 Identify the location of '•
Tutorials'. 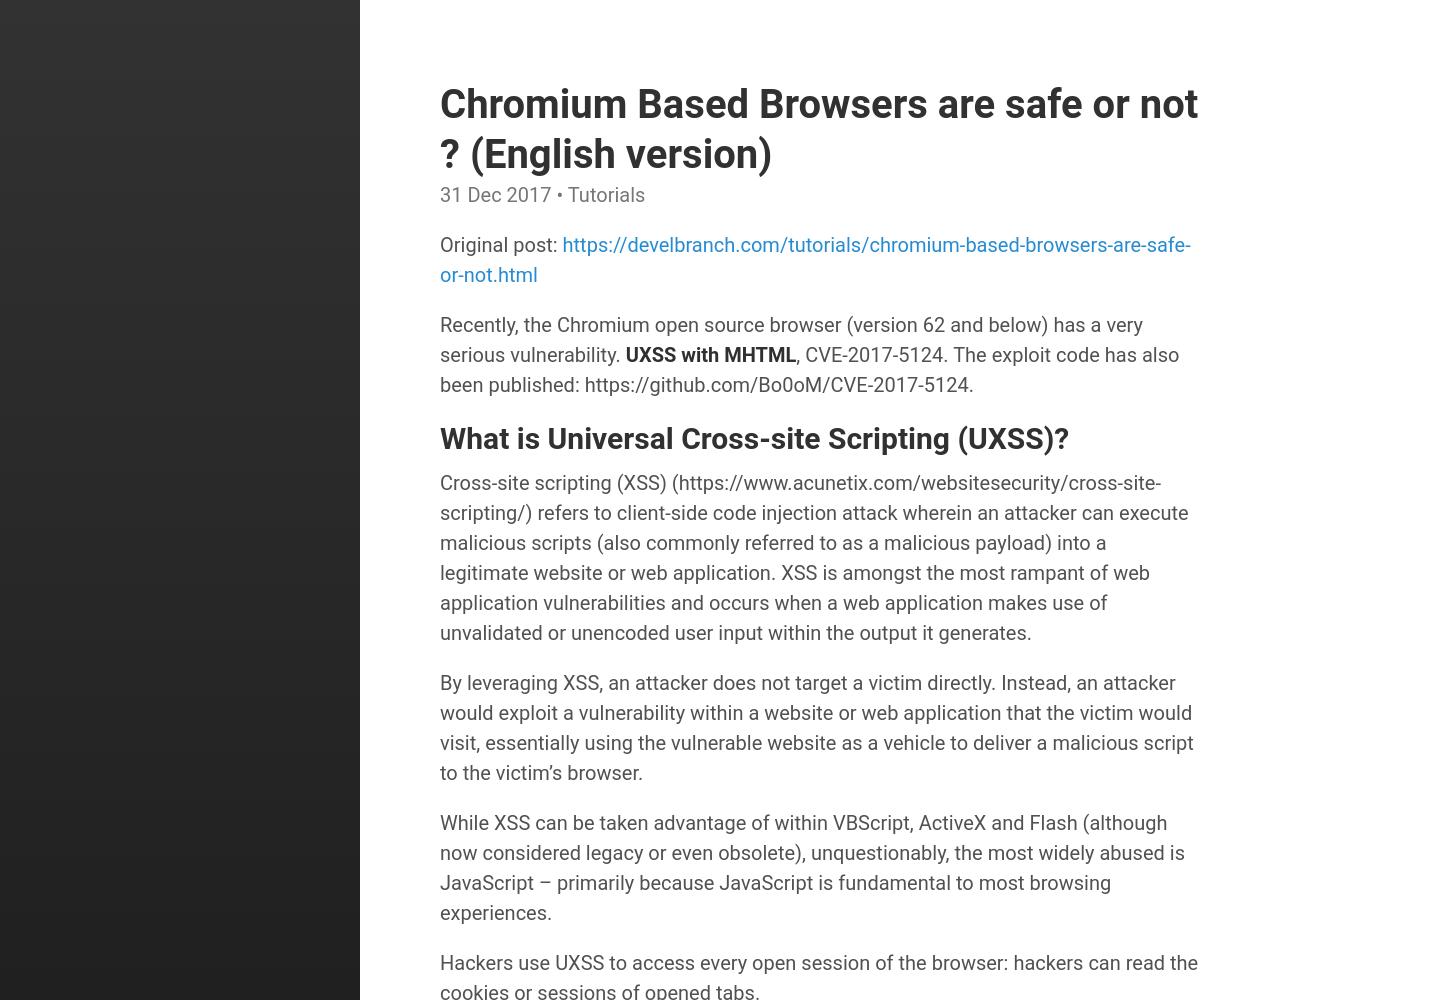
(555, 194).